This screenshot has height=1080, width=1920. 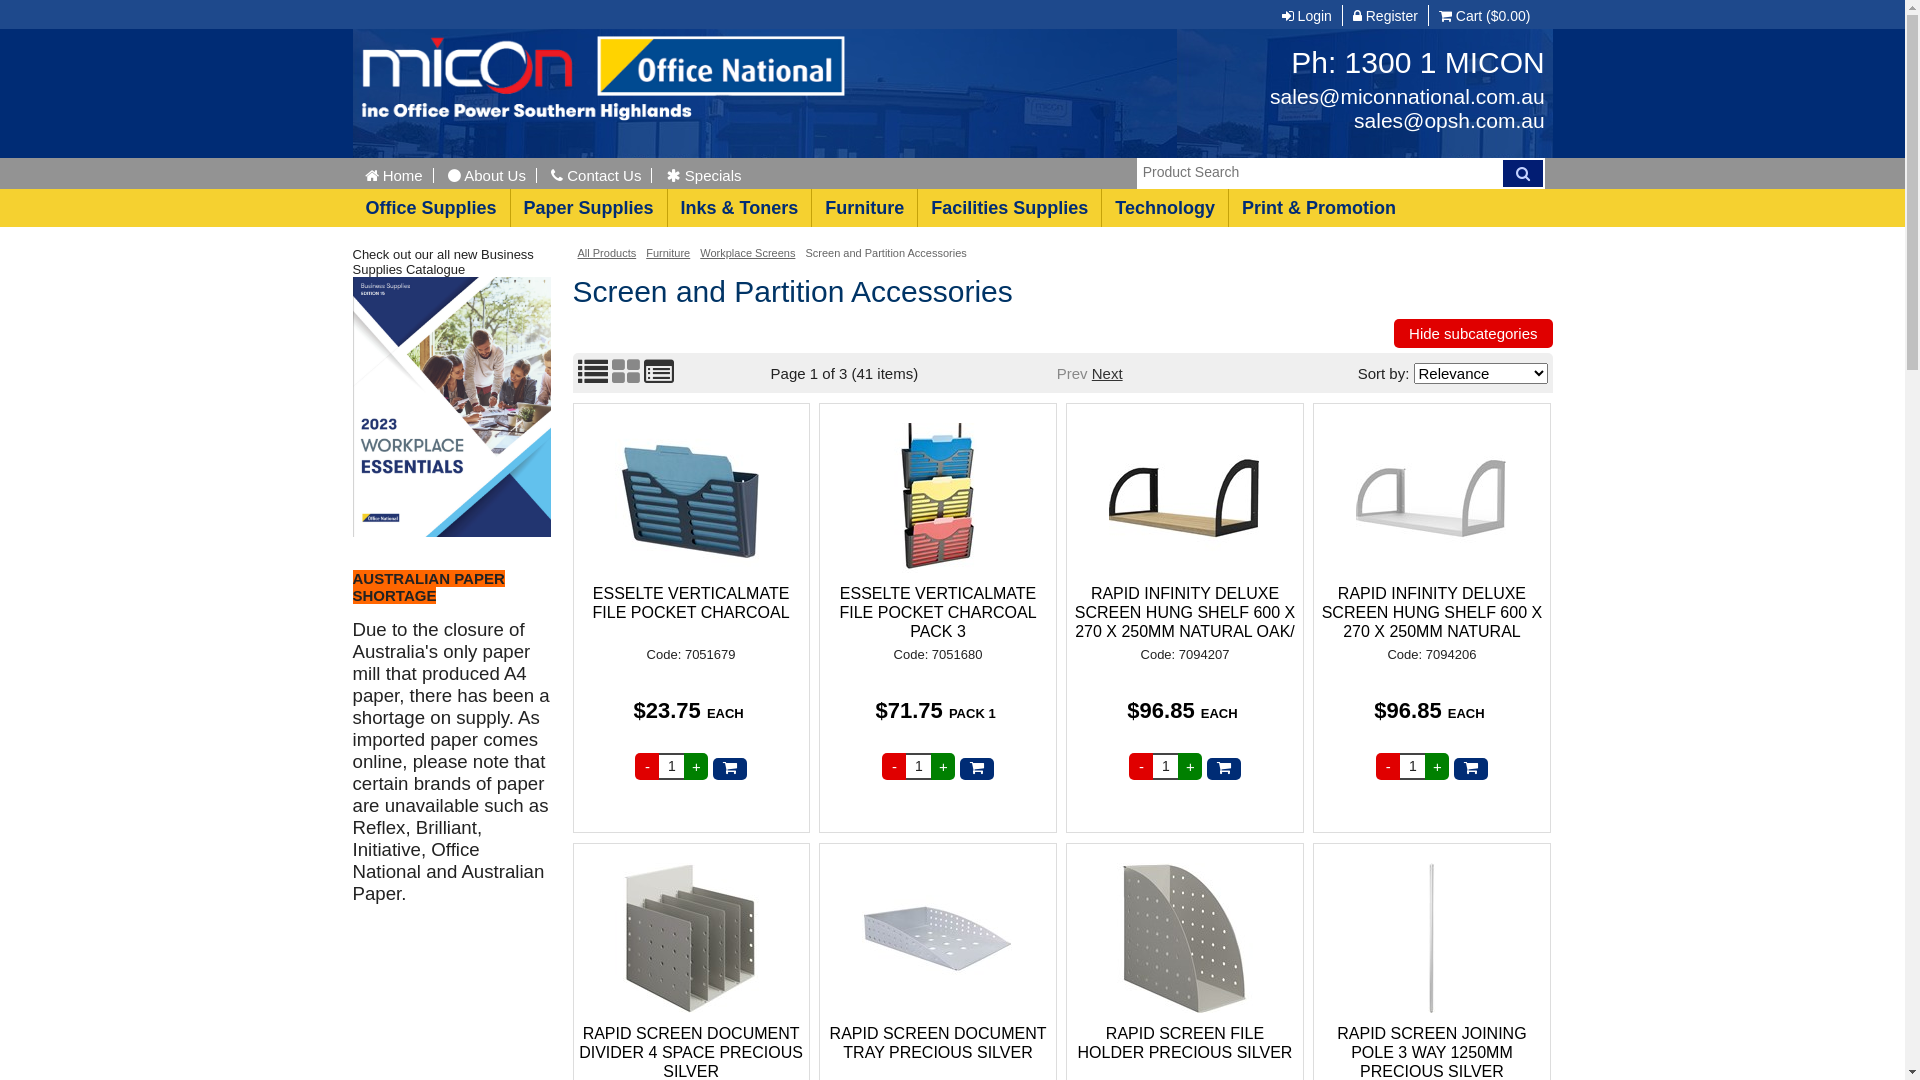 I want to click on 'Facilities Supplies', so click(x=1008, y=208).